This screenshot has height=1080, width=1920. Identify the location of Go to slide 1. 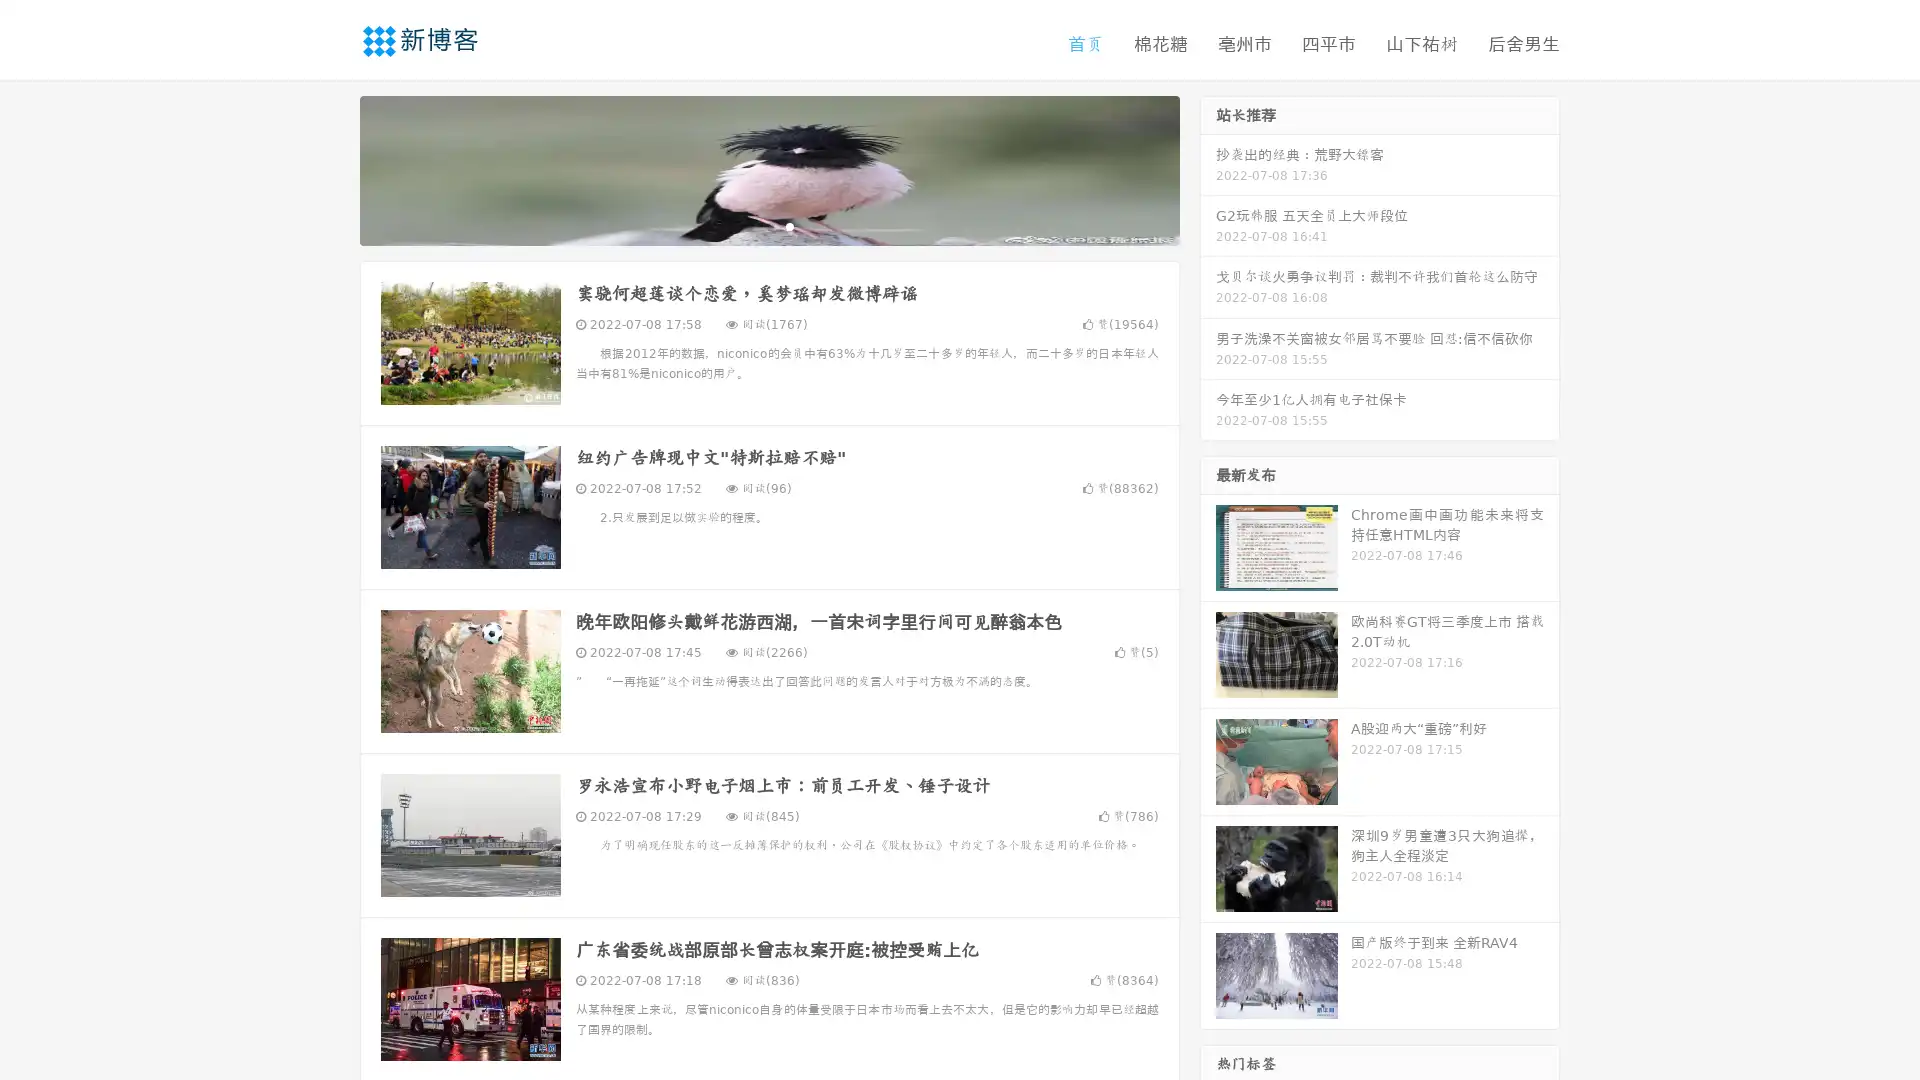
(748, 225).